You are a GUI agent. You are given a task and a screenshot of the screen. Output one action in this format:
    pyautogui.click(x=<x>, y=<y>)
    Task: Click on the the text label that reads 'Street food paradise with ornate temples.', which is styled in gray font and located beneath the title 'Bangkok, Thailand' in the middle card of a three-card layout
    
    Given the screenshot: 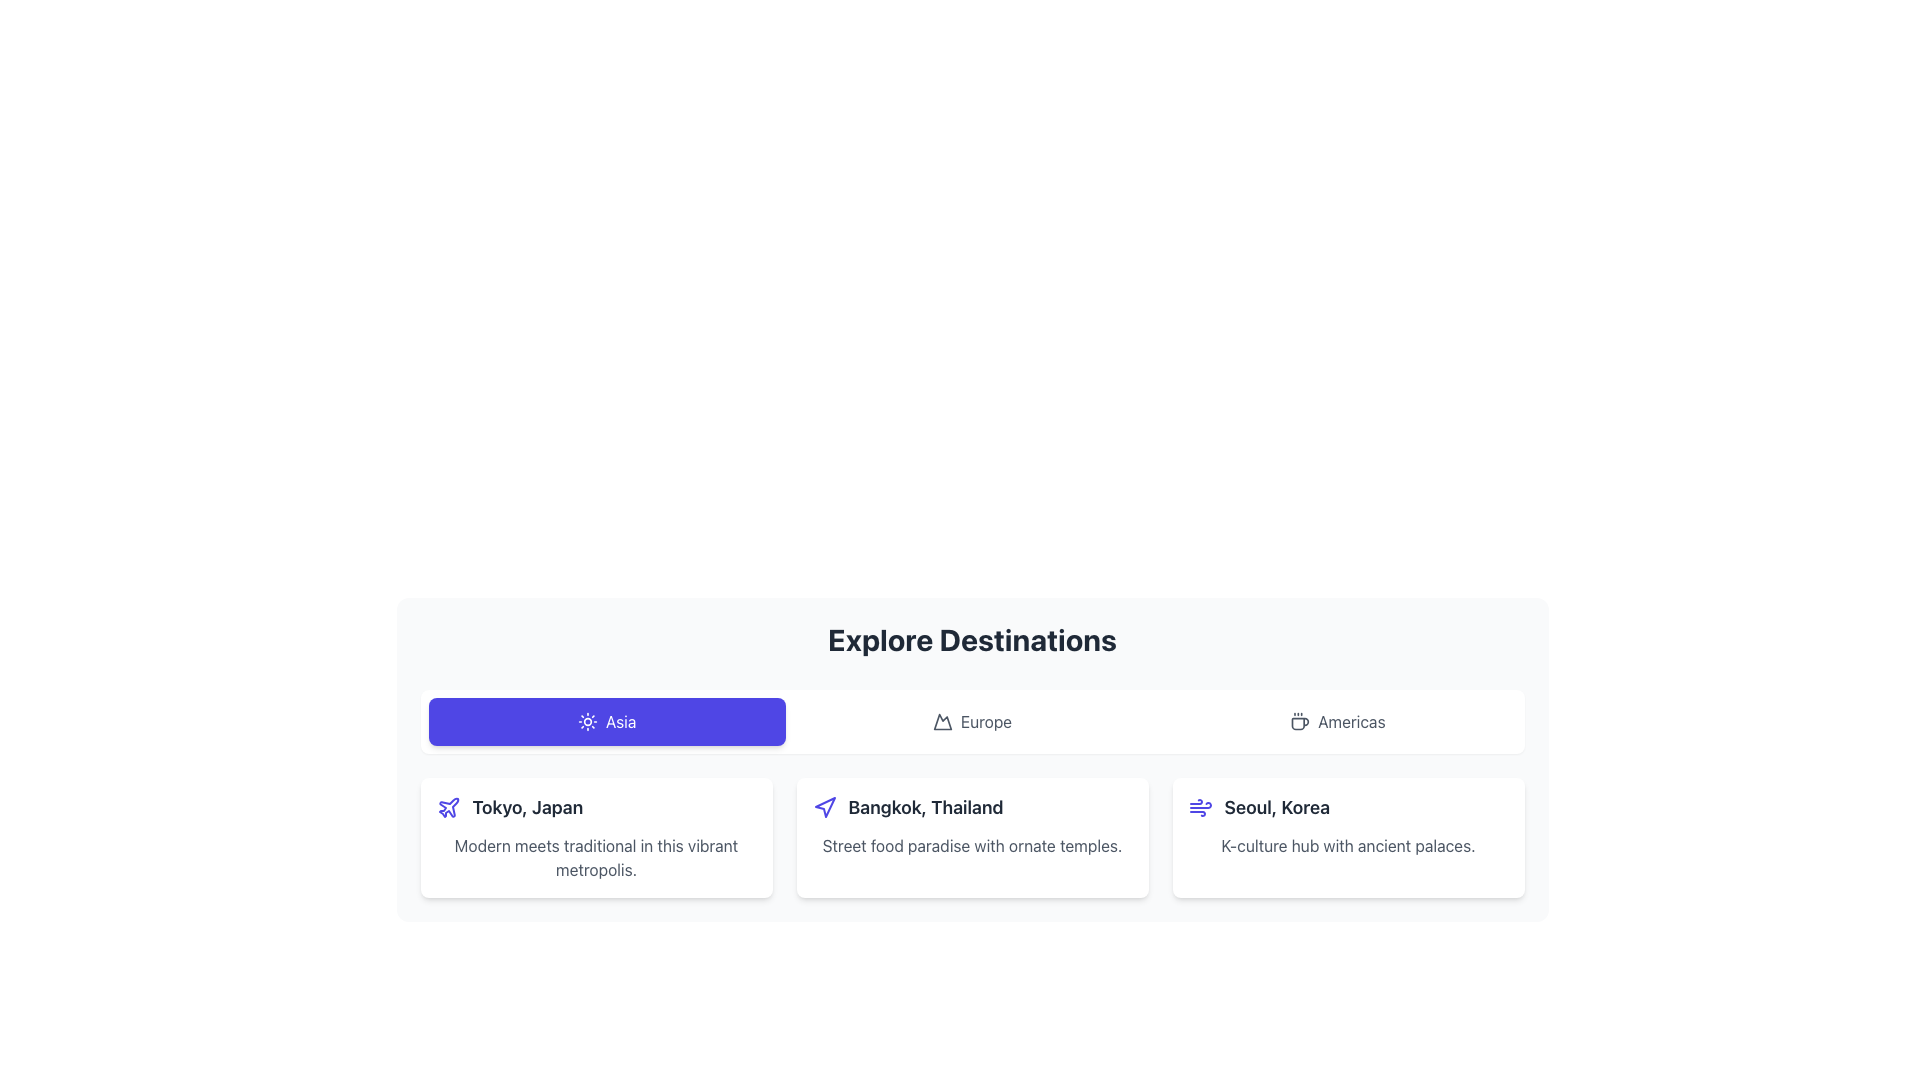 What is the action you would take?
    pyautogui.click(x=972, y=845)
    